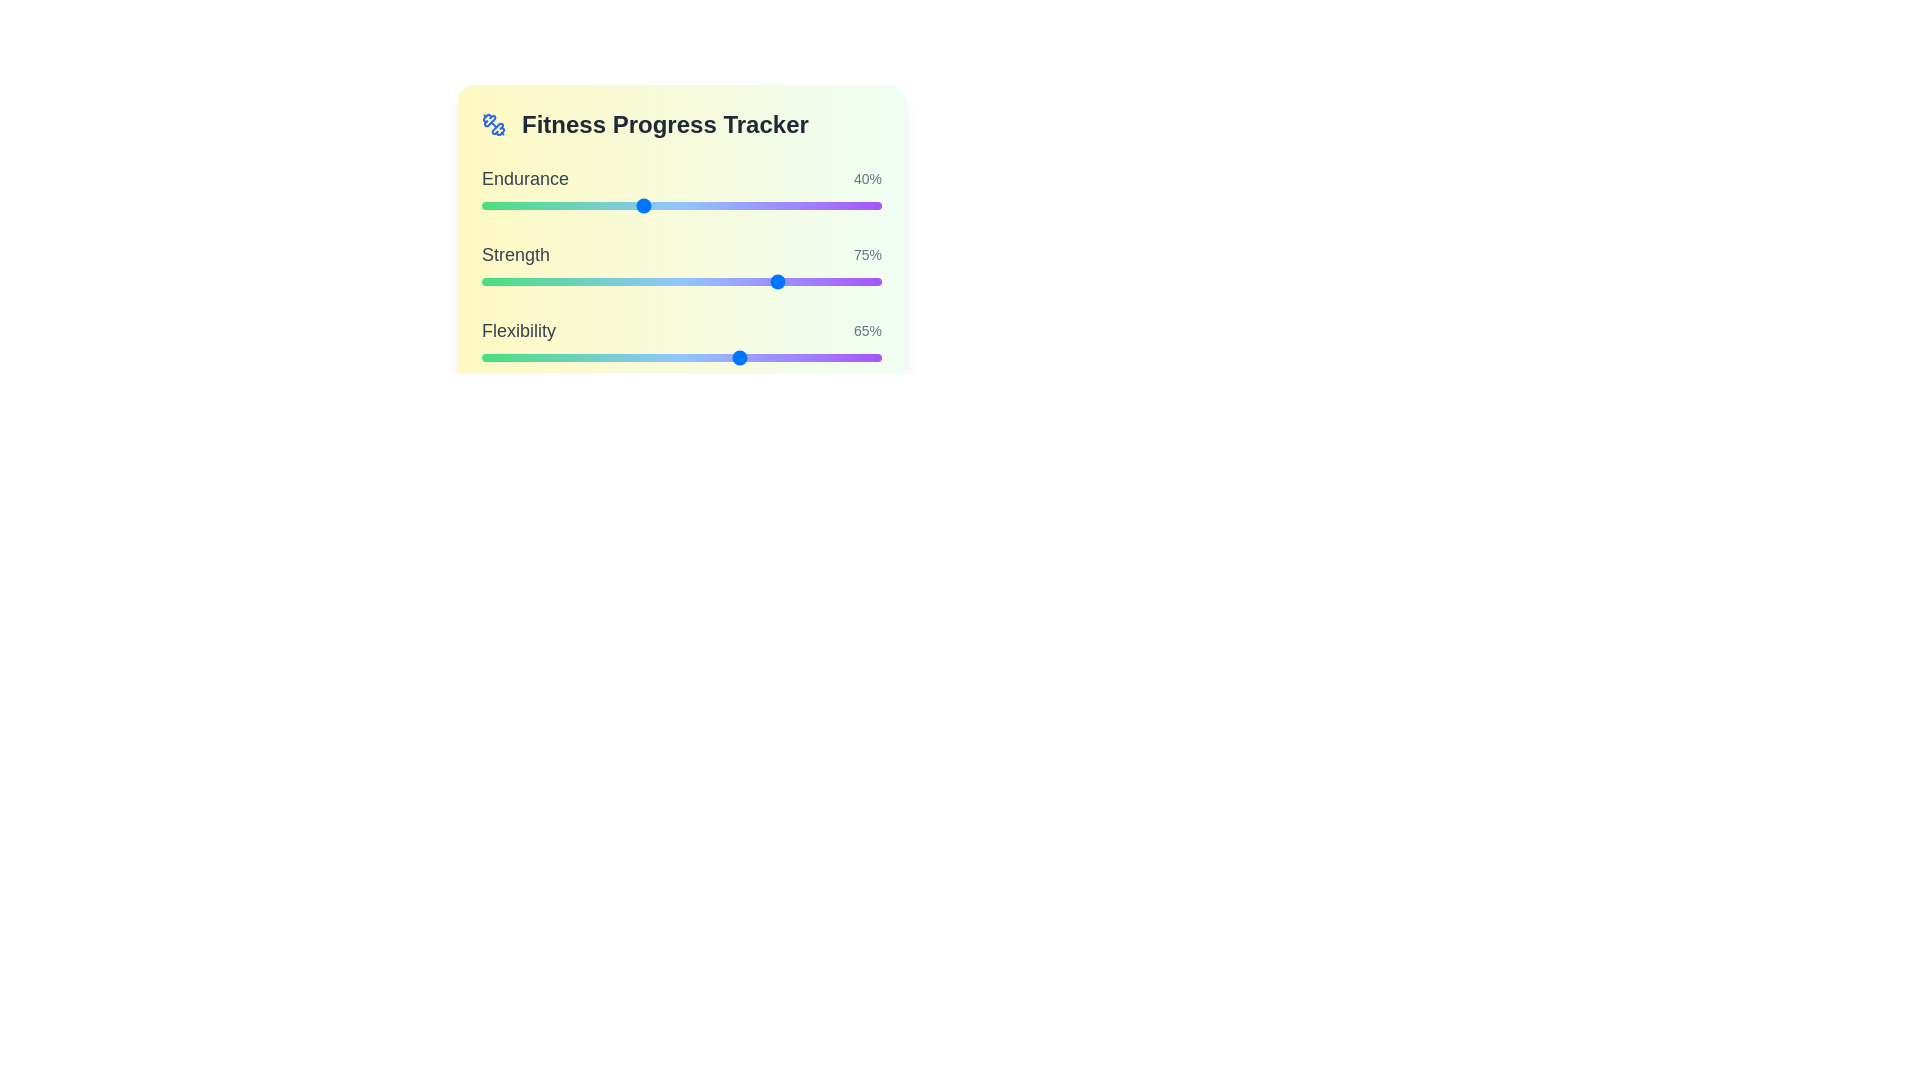  Describe the element at coordinates (724, 281) in the screenshot. I see `the slider value` at that location.